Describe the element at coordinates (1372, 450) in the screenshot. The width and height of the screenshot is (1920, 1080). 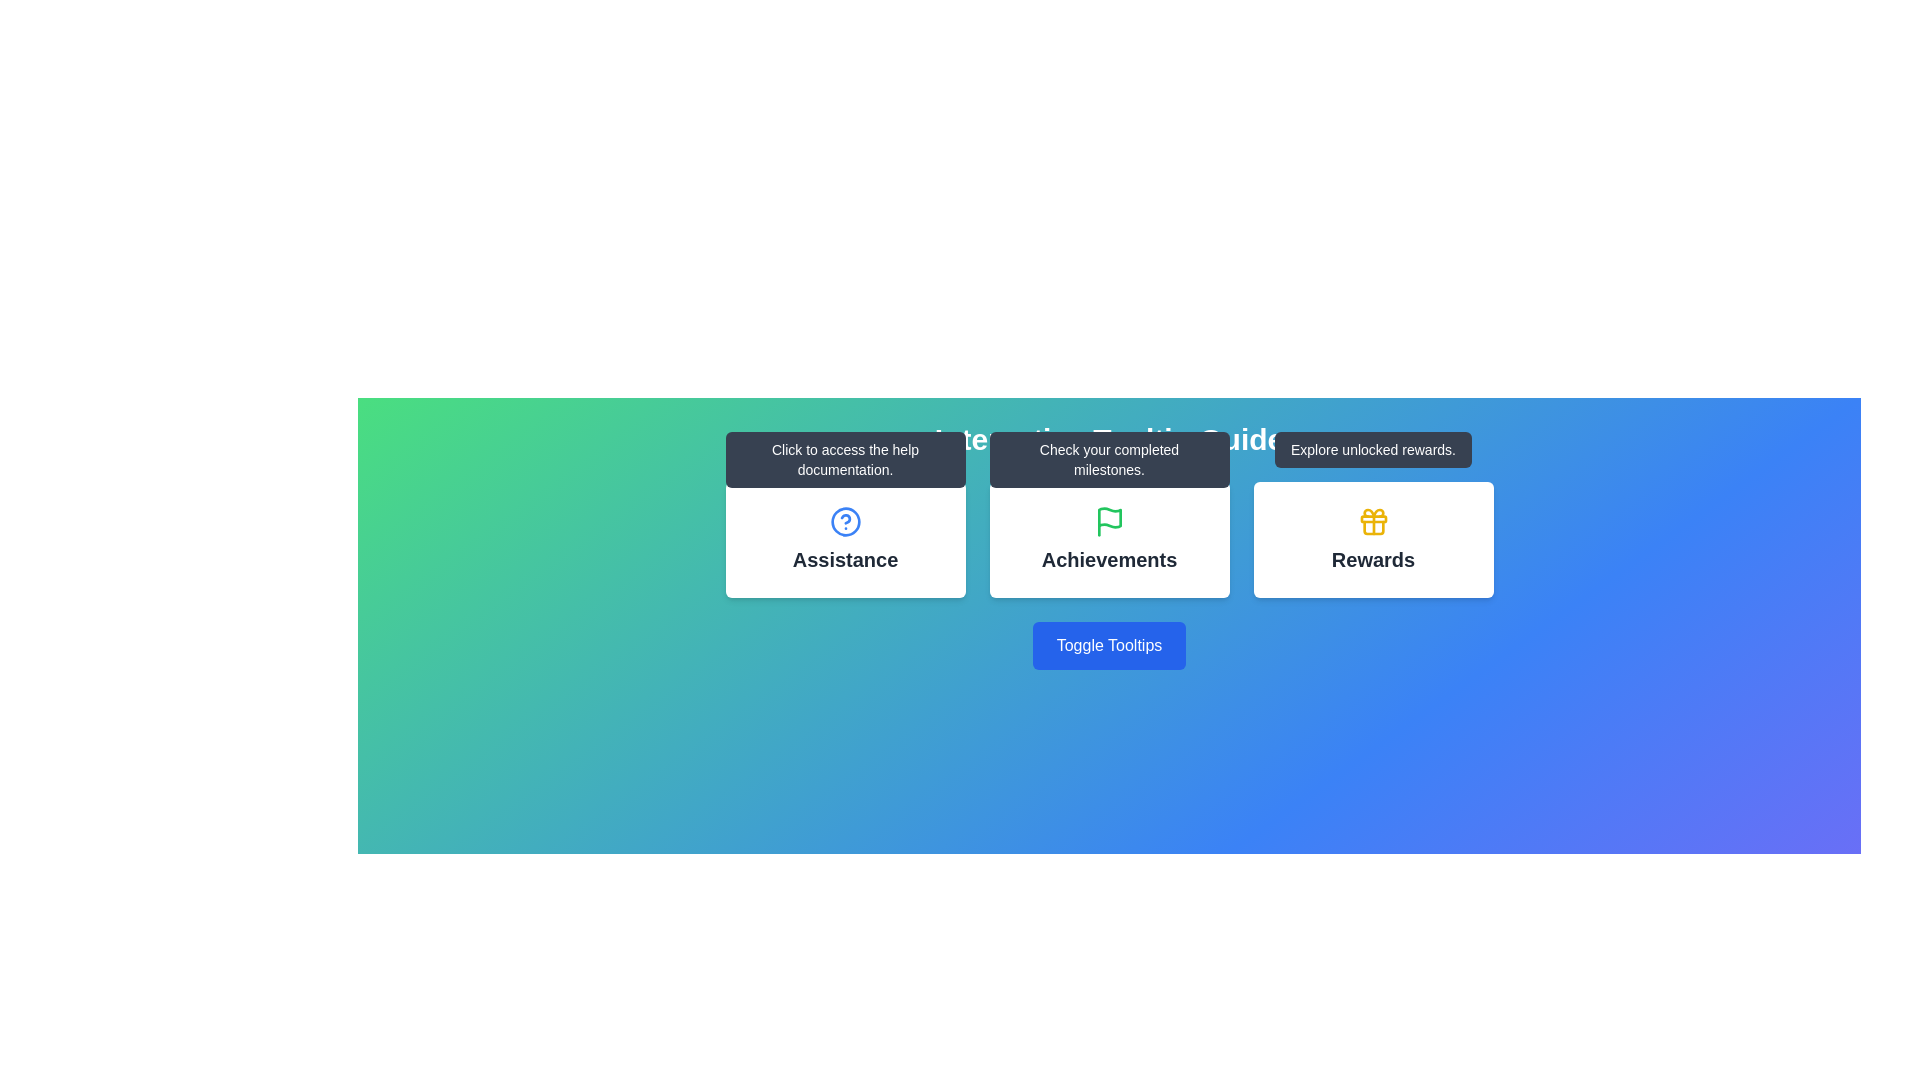
I see `the tooltip located above the 'Rewards' card, which is the rightmost card in a sequence of three cards` at that location.